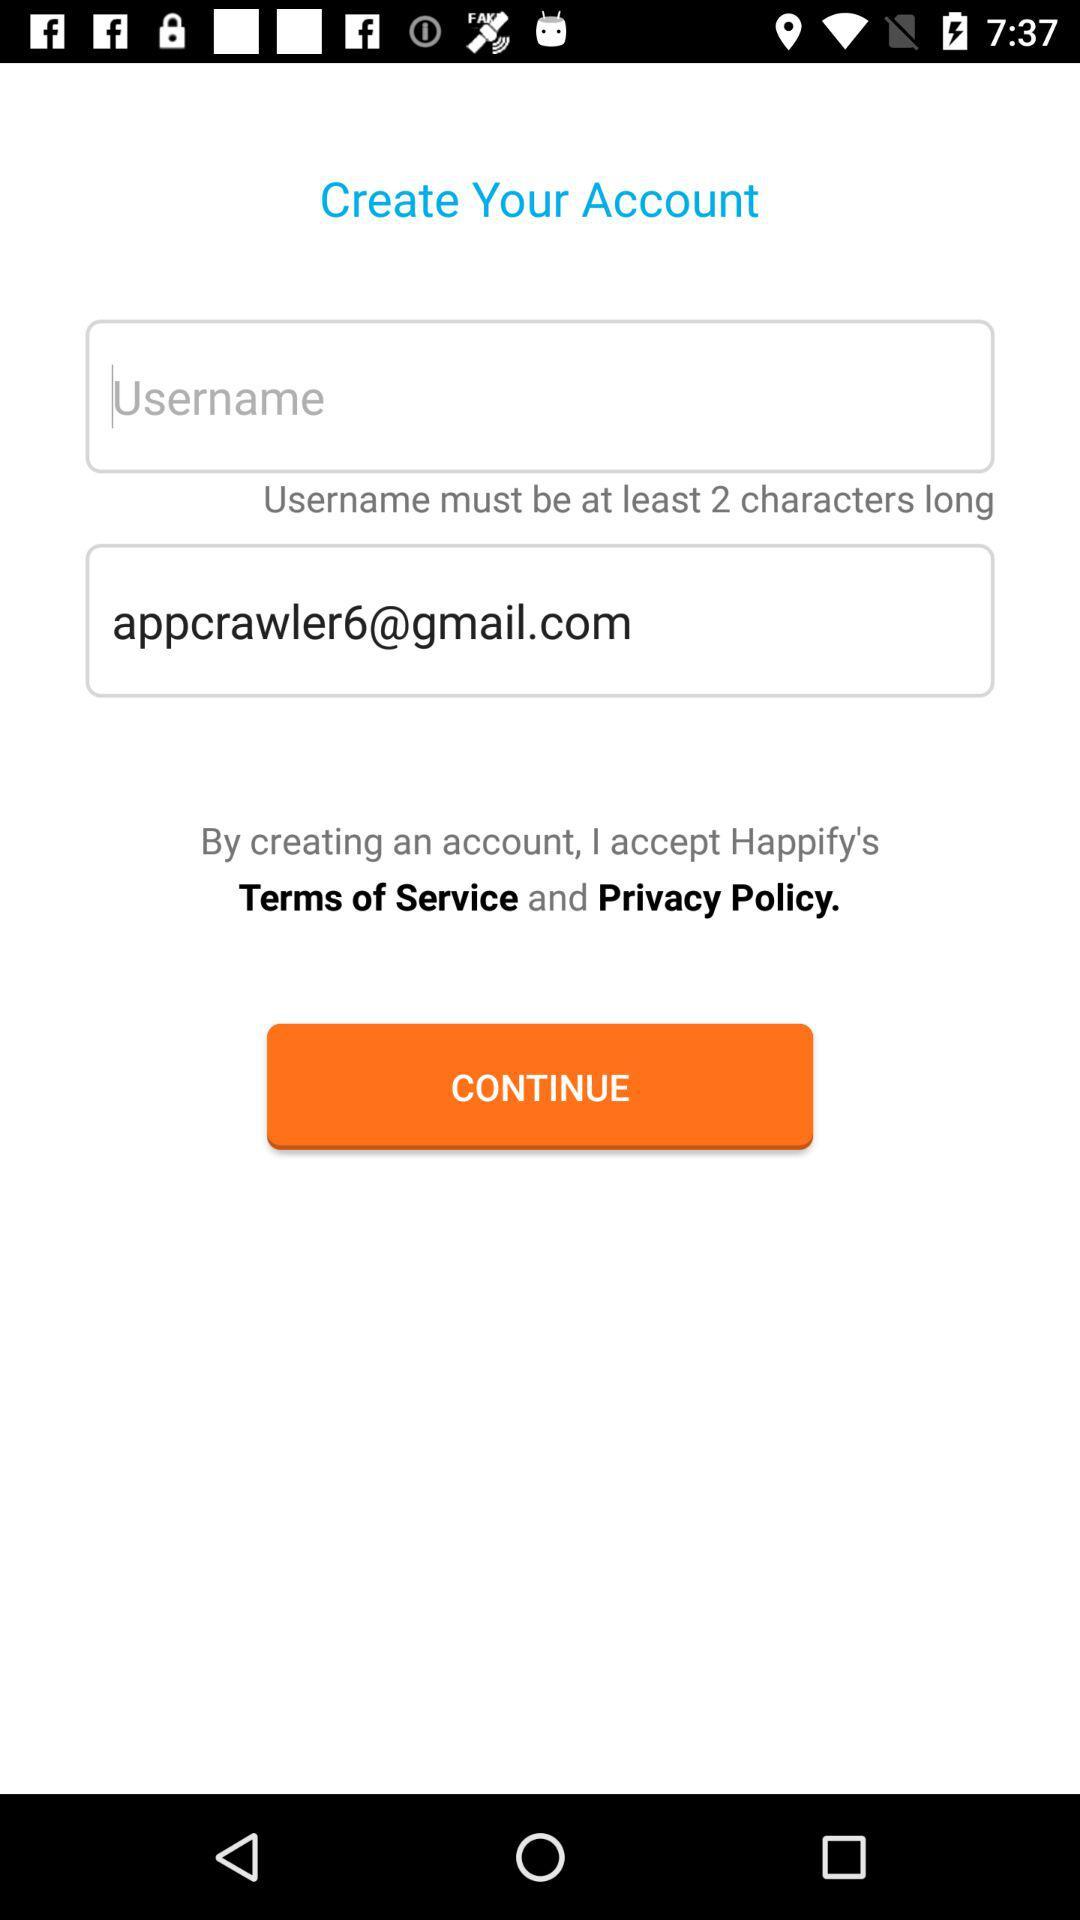  Describe the element at coordinates (540, 396) in the screenshot. I see `the item above the username must be item` at that location.